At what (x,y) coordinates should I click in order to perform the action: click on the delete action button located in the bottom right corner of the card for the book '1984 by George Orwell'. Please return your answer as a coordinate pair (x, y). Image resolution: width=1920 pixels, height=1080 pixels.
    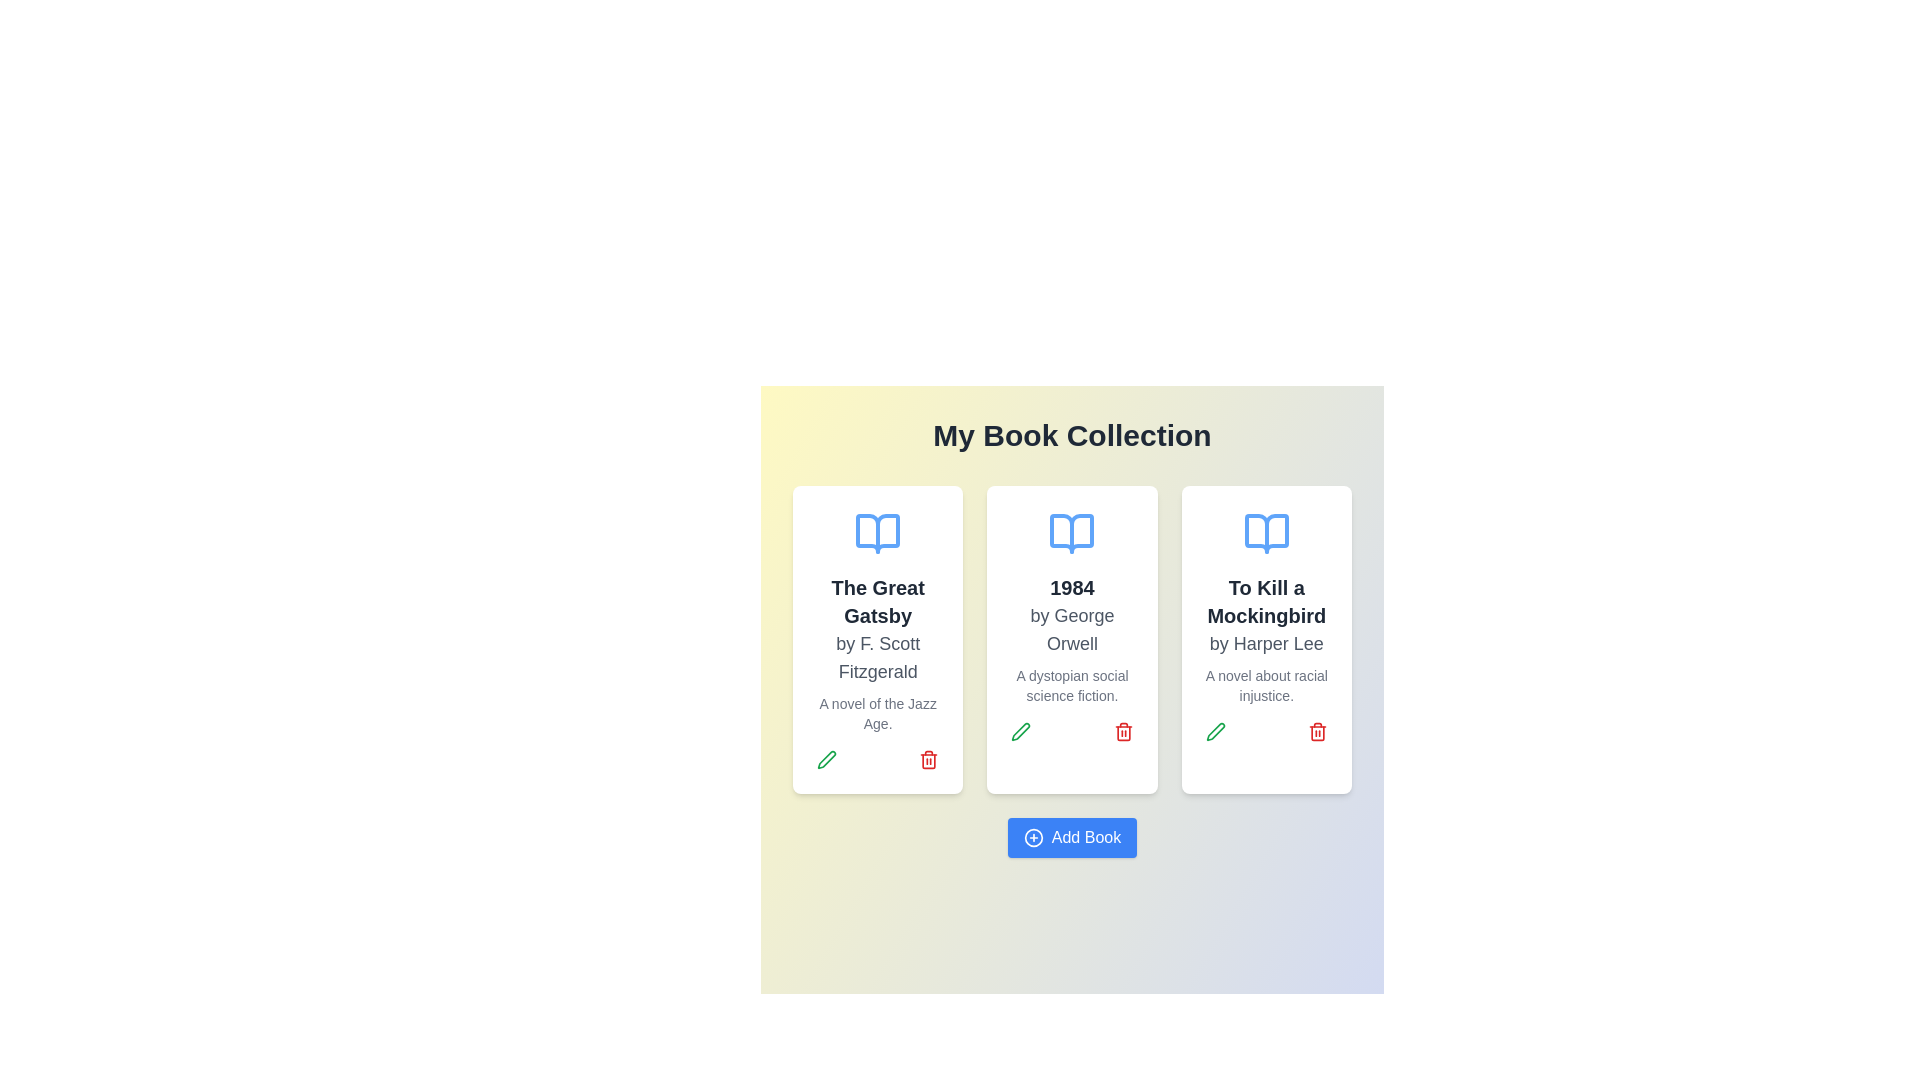
    Looking at the image, I should click on (1123, 732).